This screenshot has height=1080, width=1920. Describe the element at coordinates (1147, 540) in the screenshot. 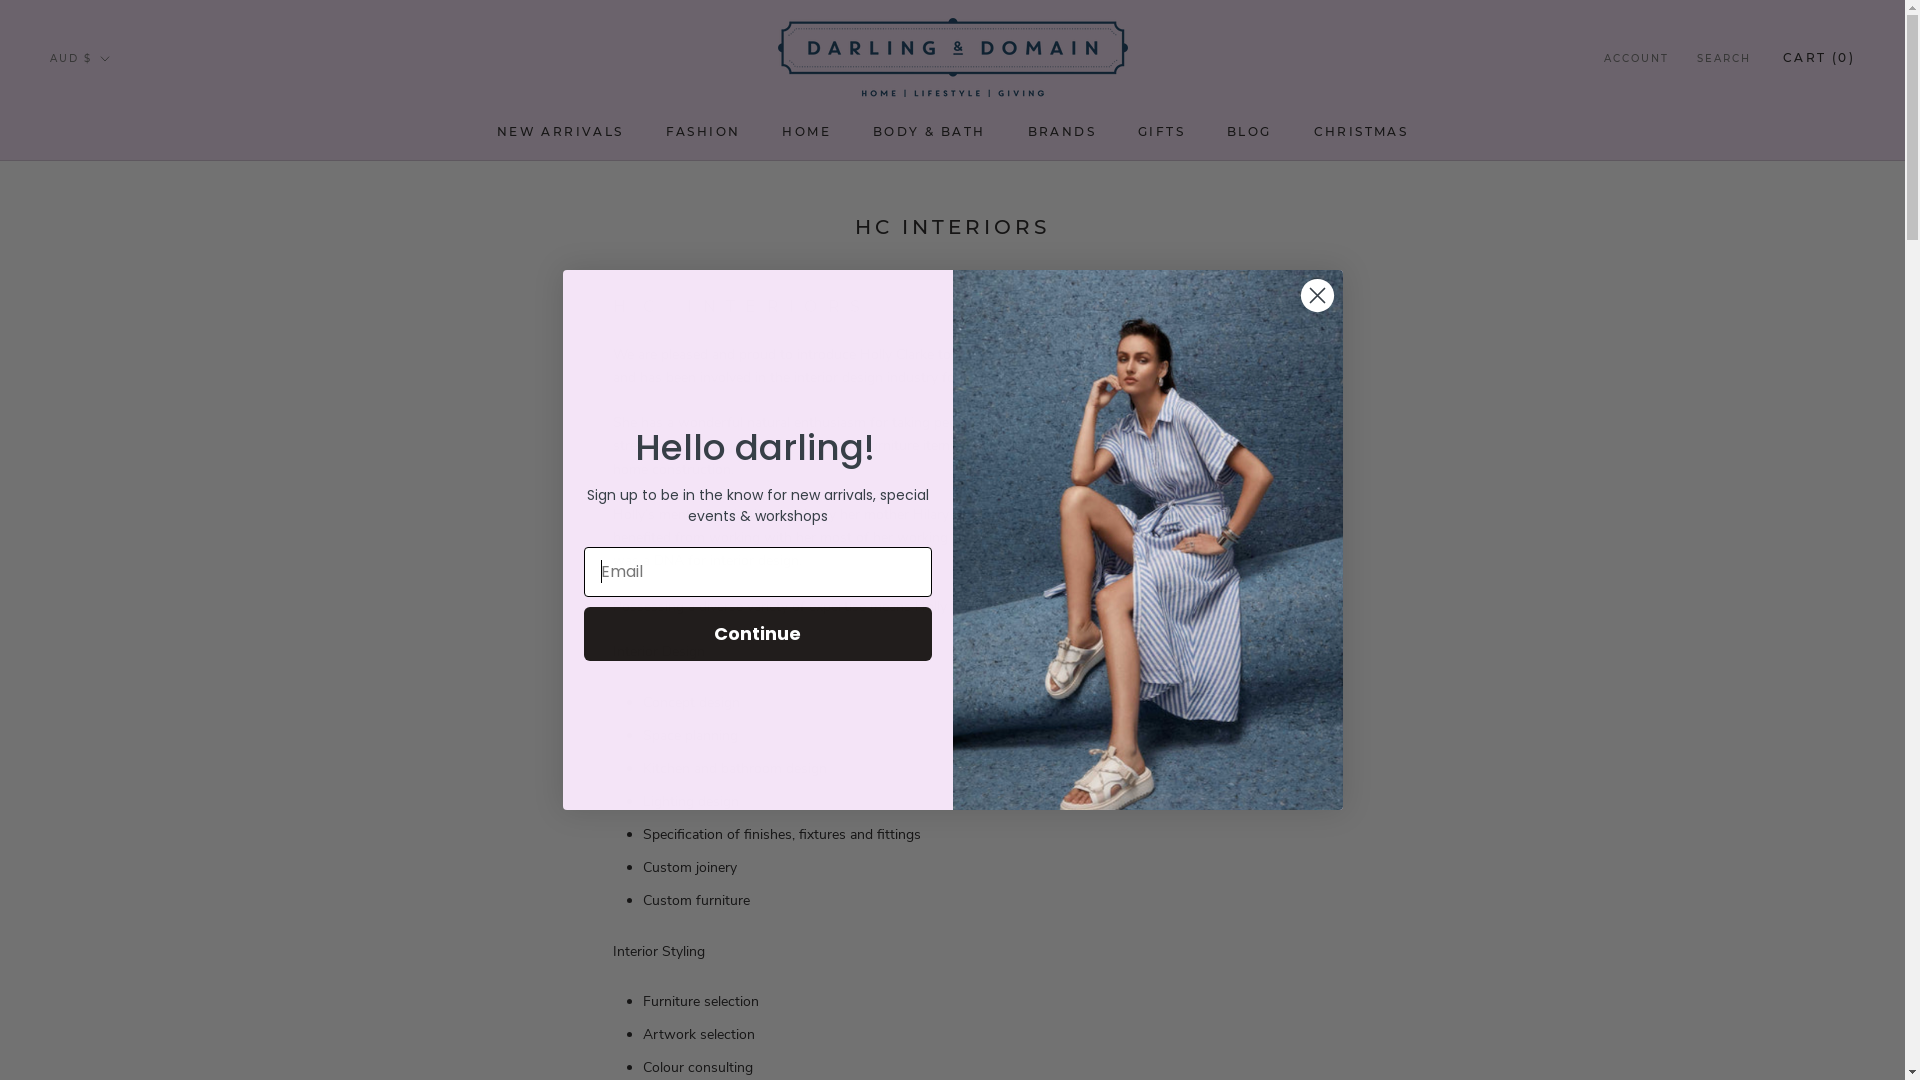

I see `'Hello darling, welcome to Darling & Domain'` at that location.